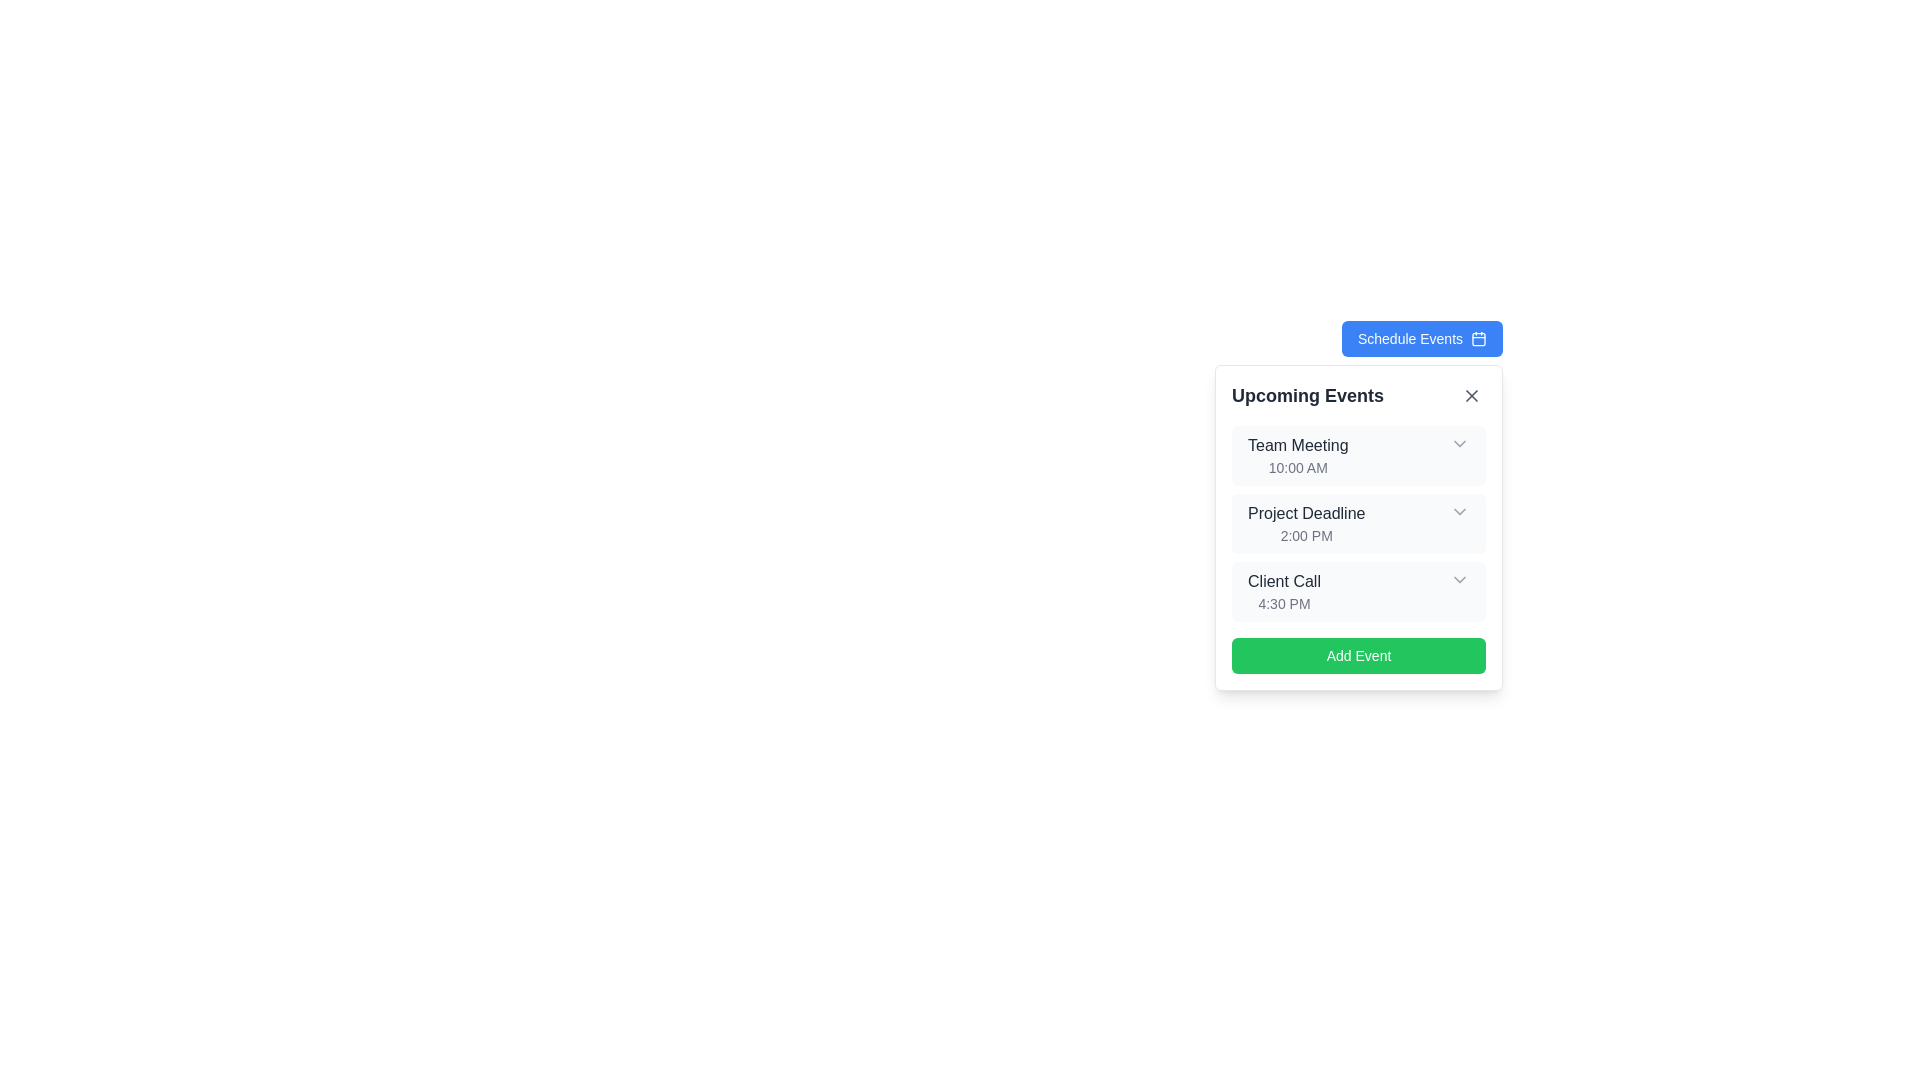 The height and width of the screenshot is (1080, 1920). I want to click on the 'Close' button with an embedded X icon located in the top-right corner of the 'Upcoming Events' panel for accessibility interactions, so click(1472, 396).